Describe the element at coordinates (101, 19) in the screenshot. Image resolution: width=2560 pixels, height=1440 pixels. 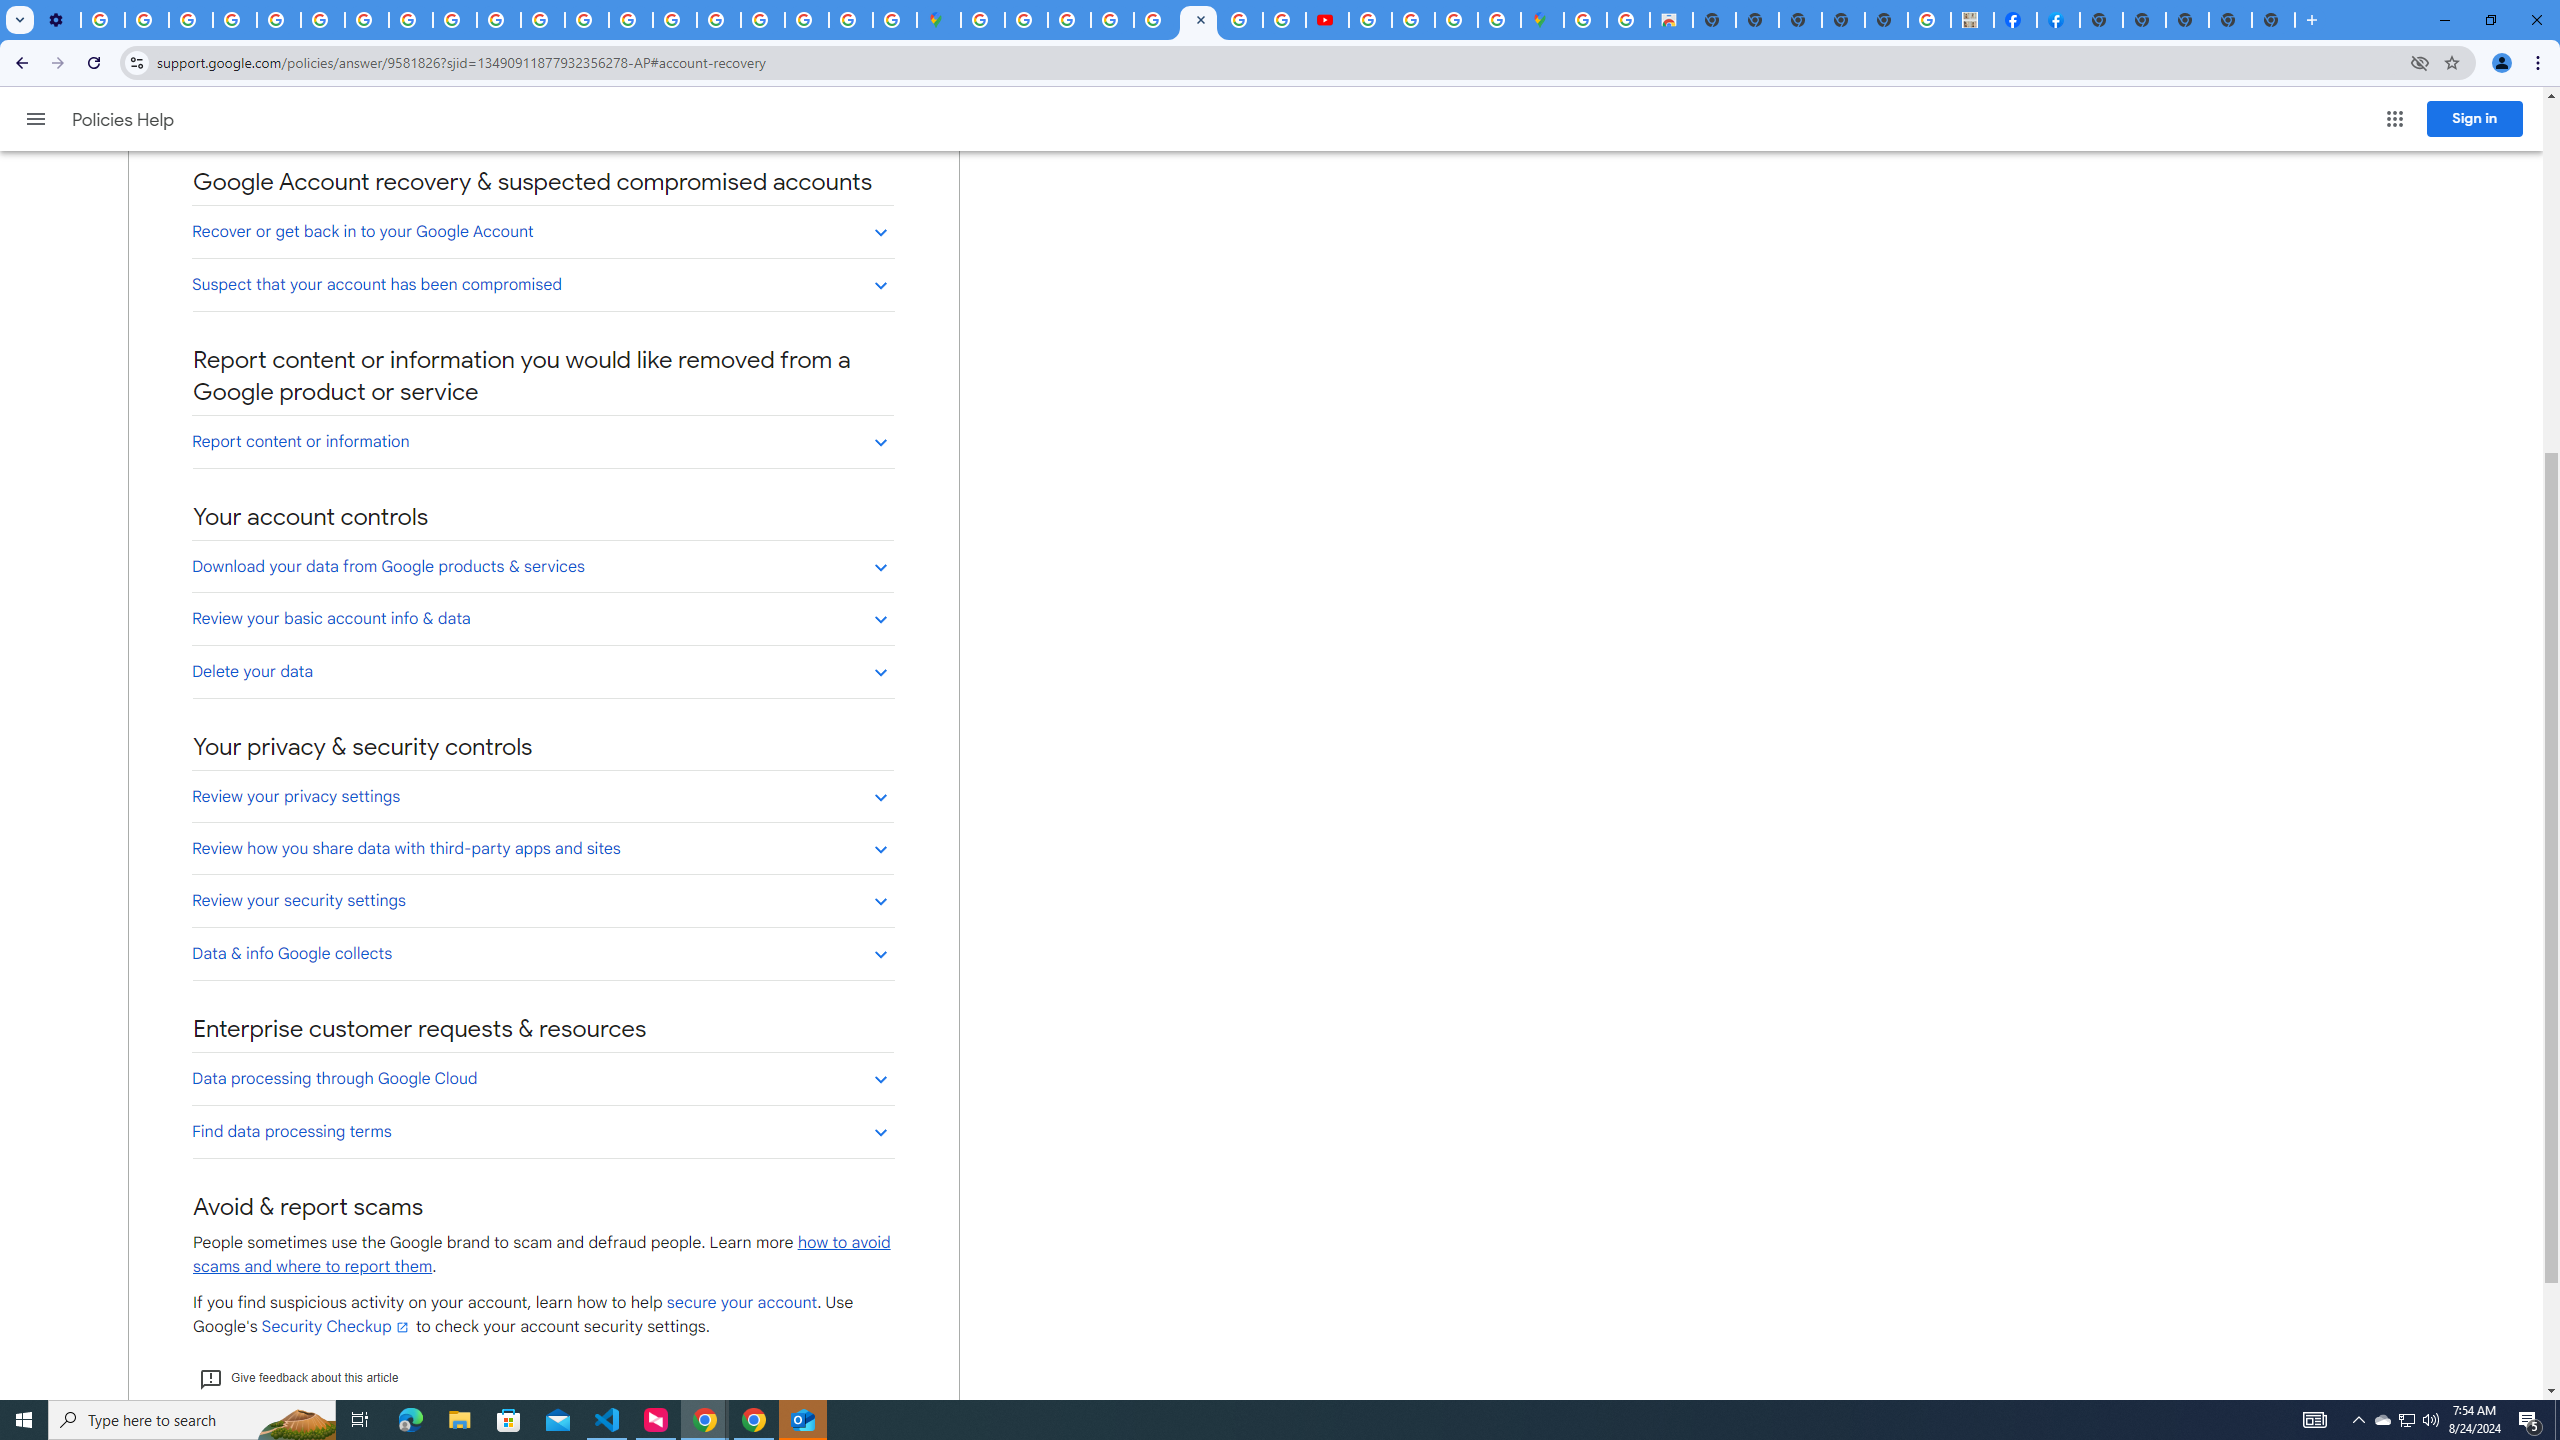
I see `'Delete photos & videos - Computer - Google Photos Help'` at that location.